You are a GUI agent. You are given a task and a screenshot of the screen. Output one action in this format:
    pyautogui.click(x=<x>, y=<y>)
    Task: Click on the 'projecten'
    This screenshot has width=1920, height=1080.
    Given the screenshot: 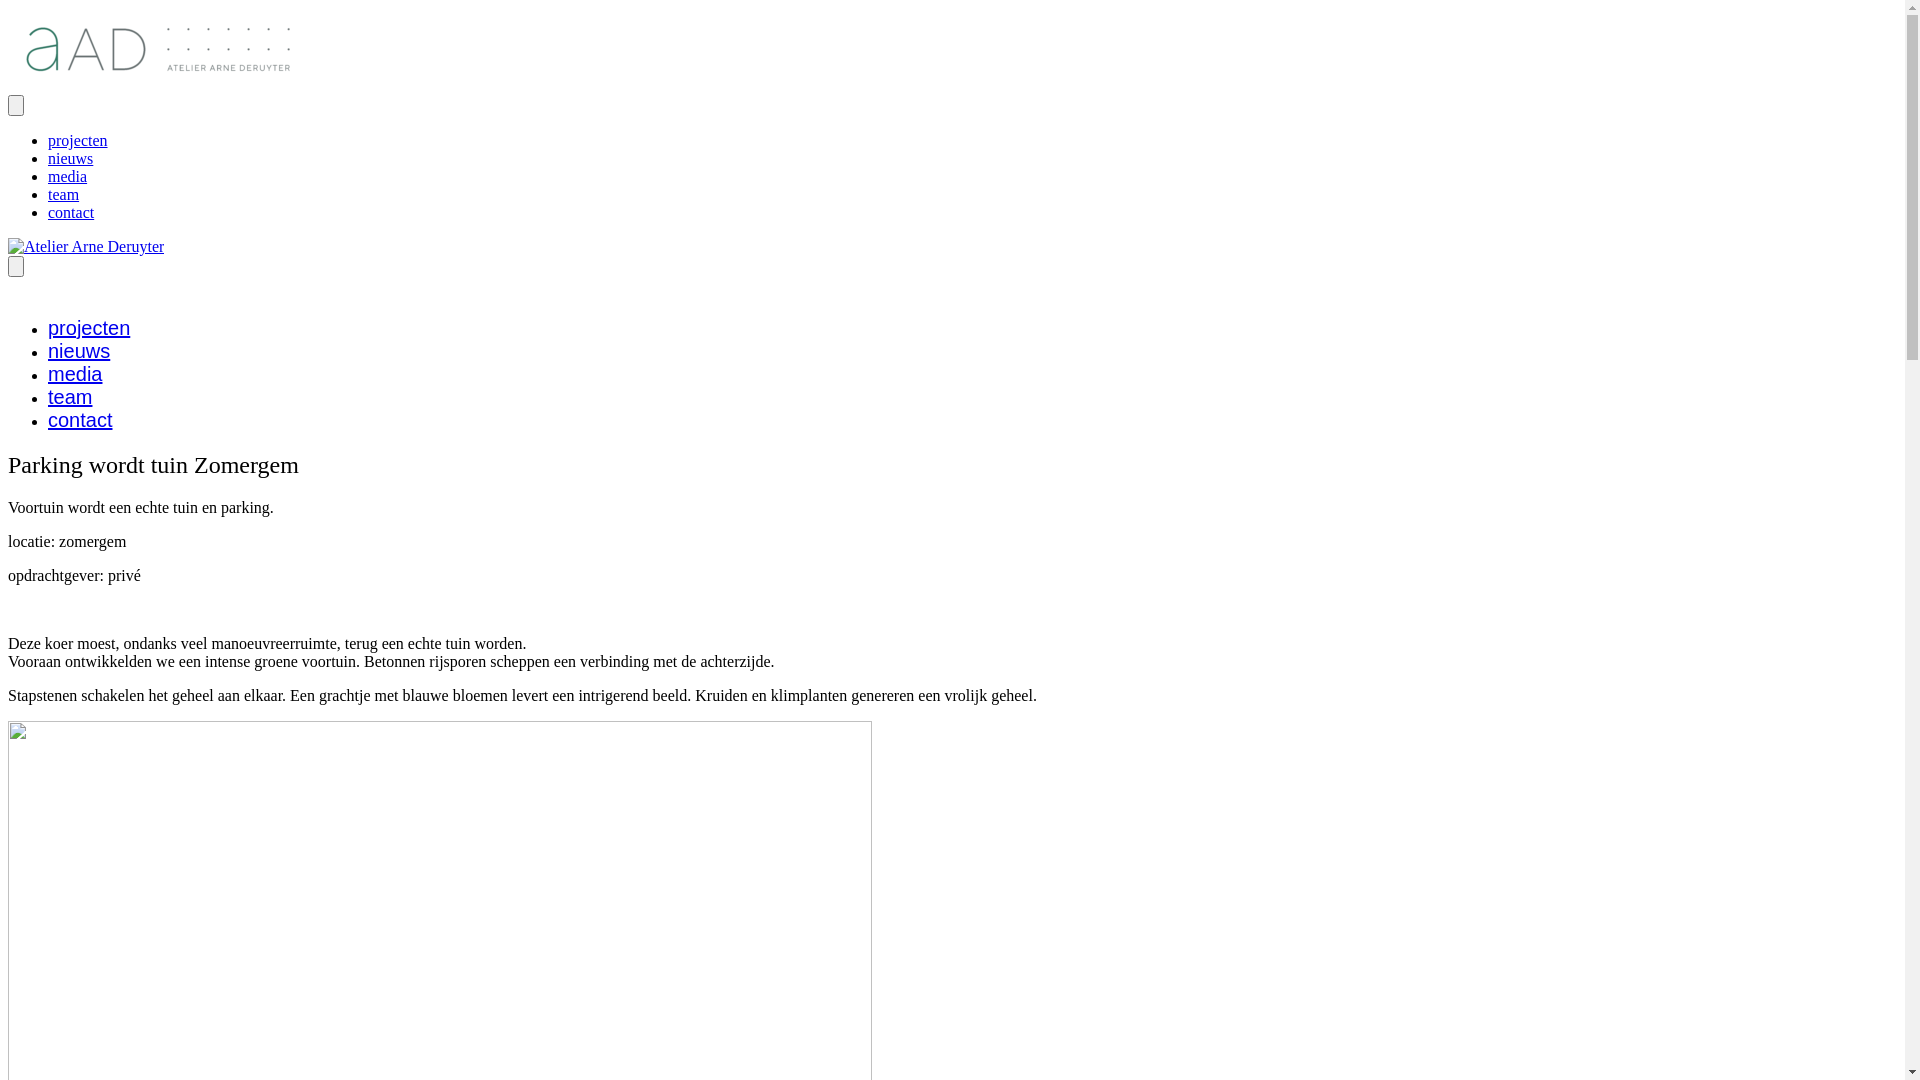 What is the action you would take?
    pyautogui.click(x=88, y=326)
    